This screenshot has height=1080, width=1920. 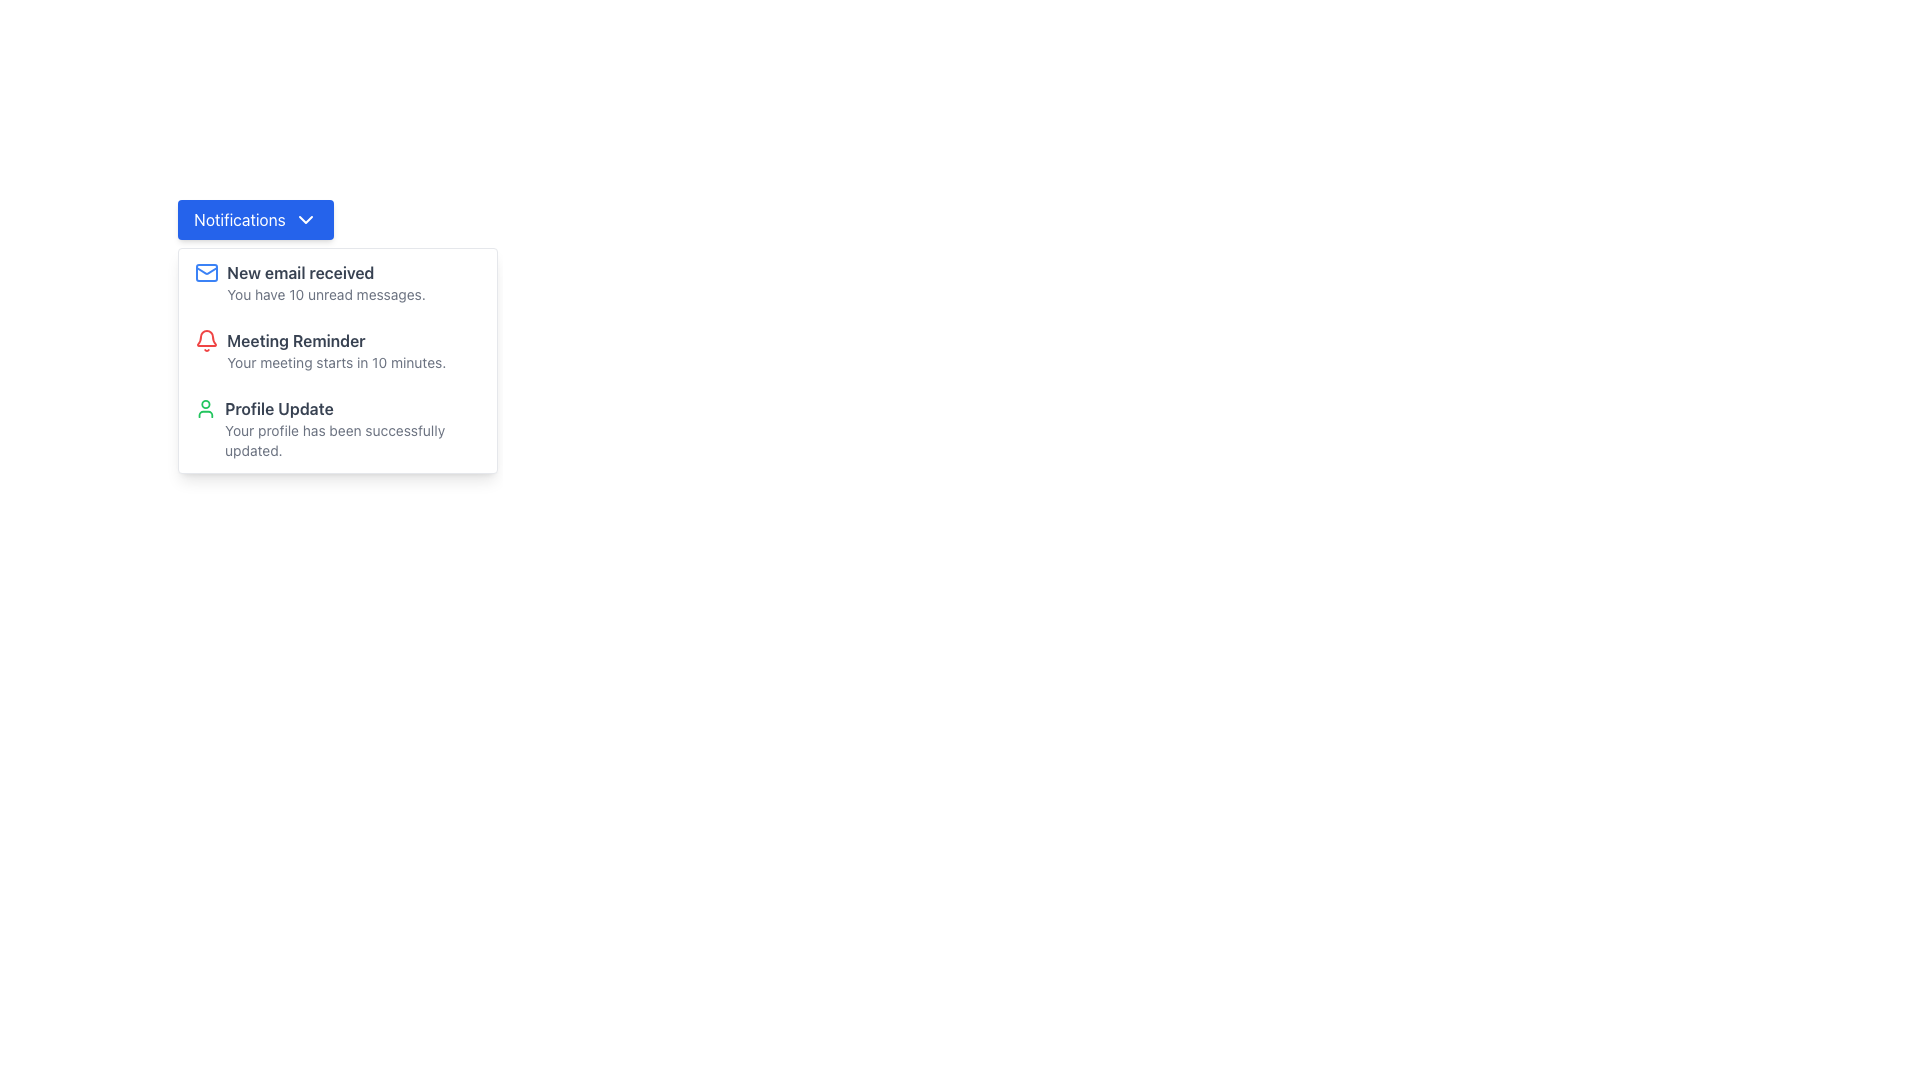 I want to click on information presented in the text label that notifies the user about newly received emails and the count of unread messages, so click(x=326, y=282).